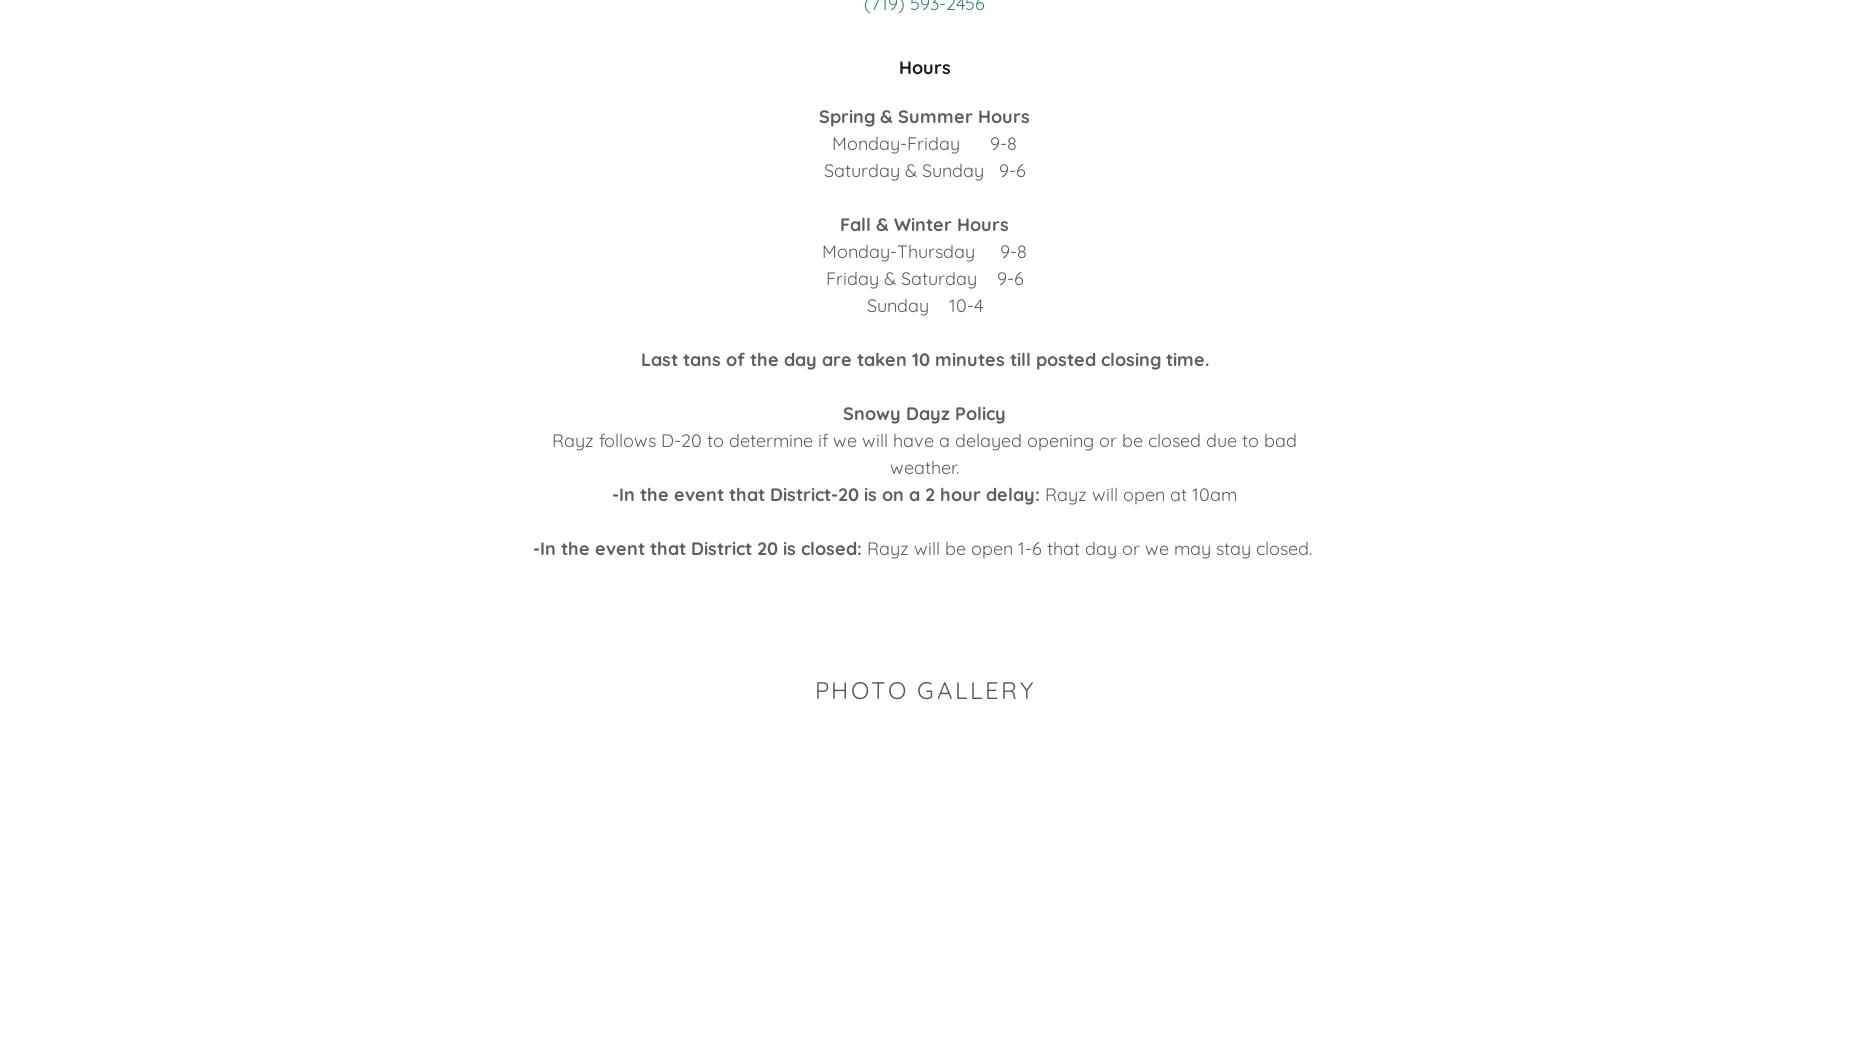 Image resolution: width=1850 pixels, height=1054 pixels. Describe the element at coordinates (826, 493) in the screenshot. I see `'-In the event that District-20 is on a 2 hour delay:'` at that location.